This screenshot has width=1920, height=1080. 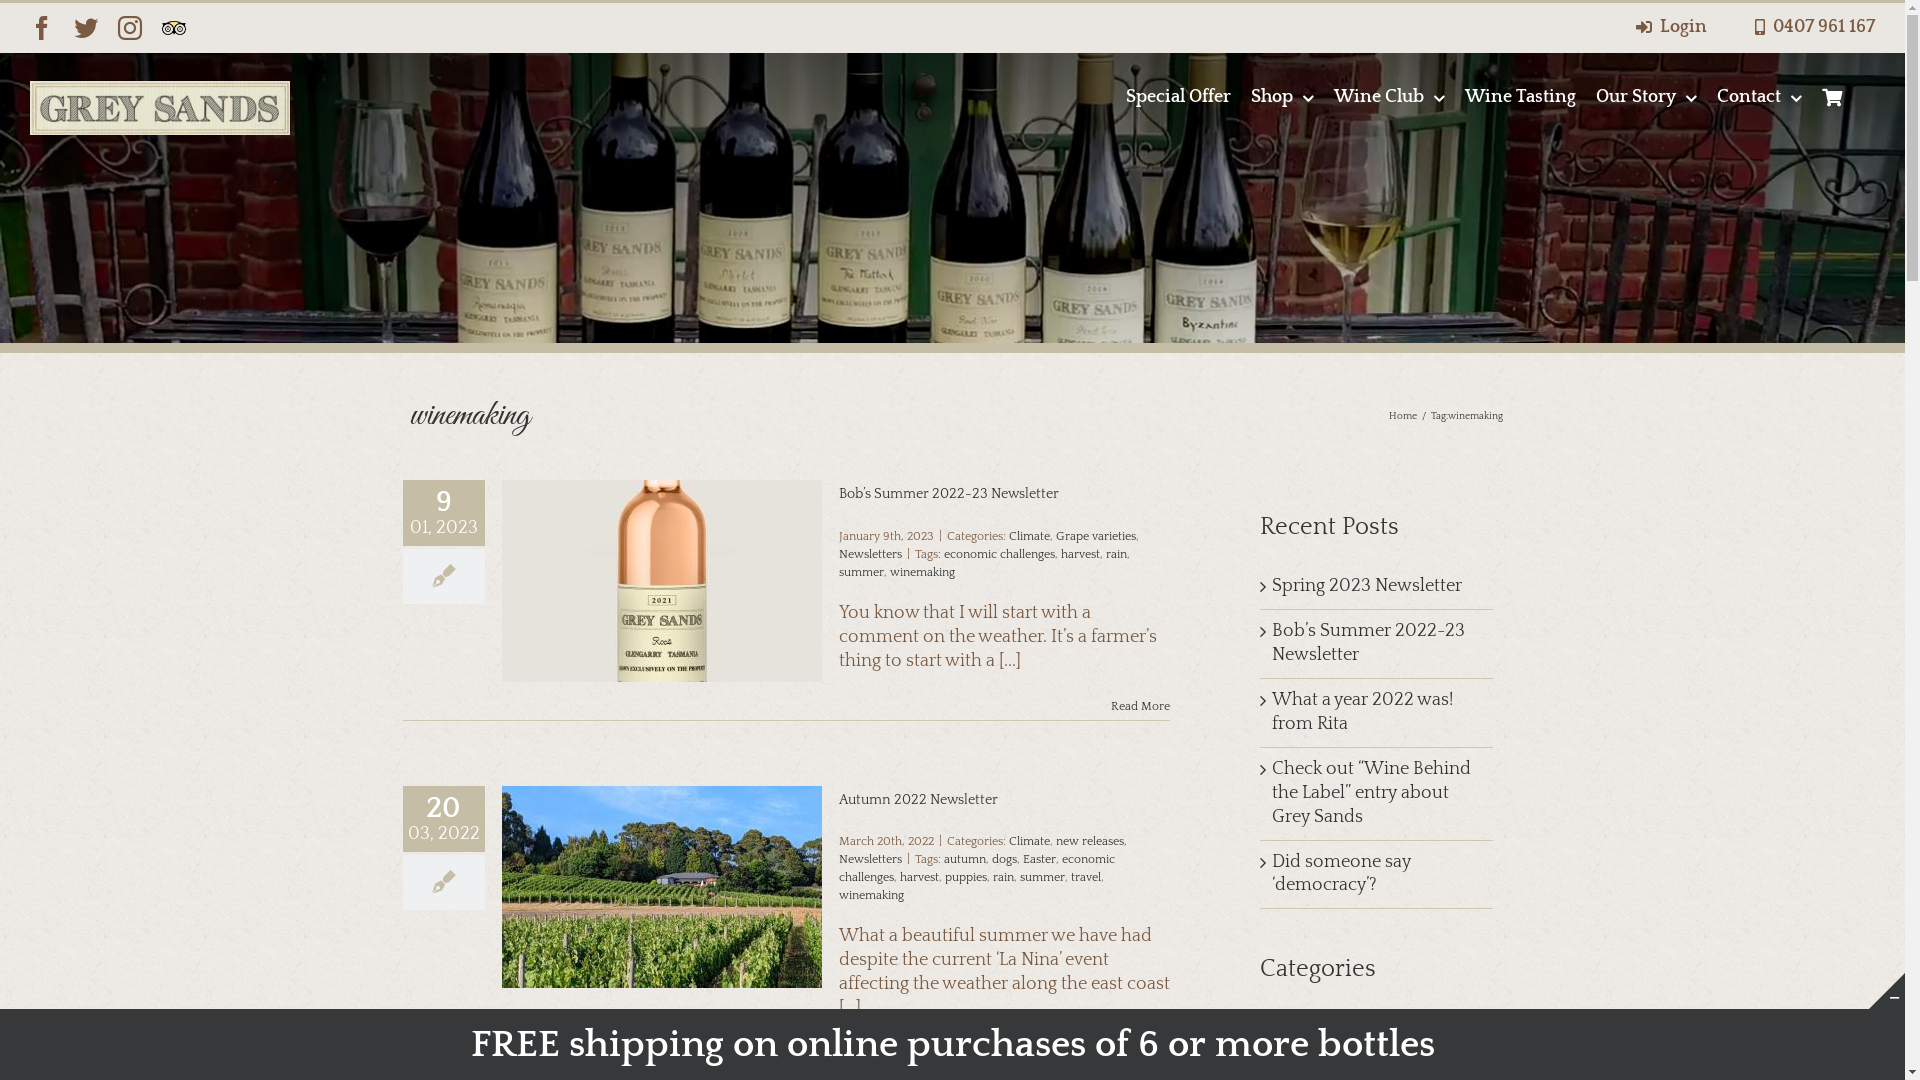 What do you see at coordinates (1646, 108) in the screenshot?
I see `'Our Story'` at bounding box center [1646, 108].